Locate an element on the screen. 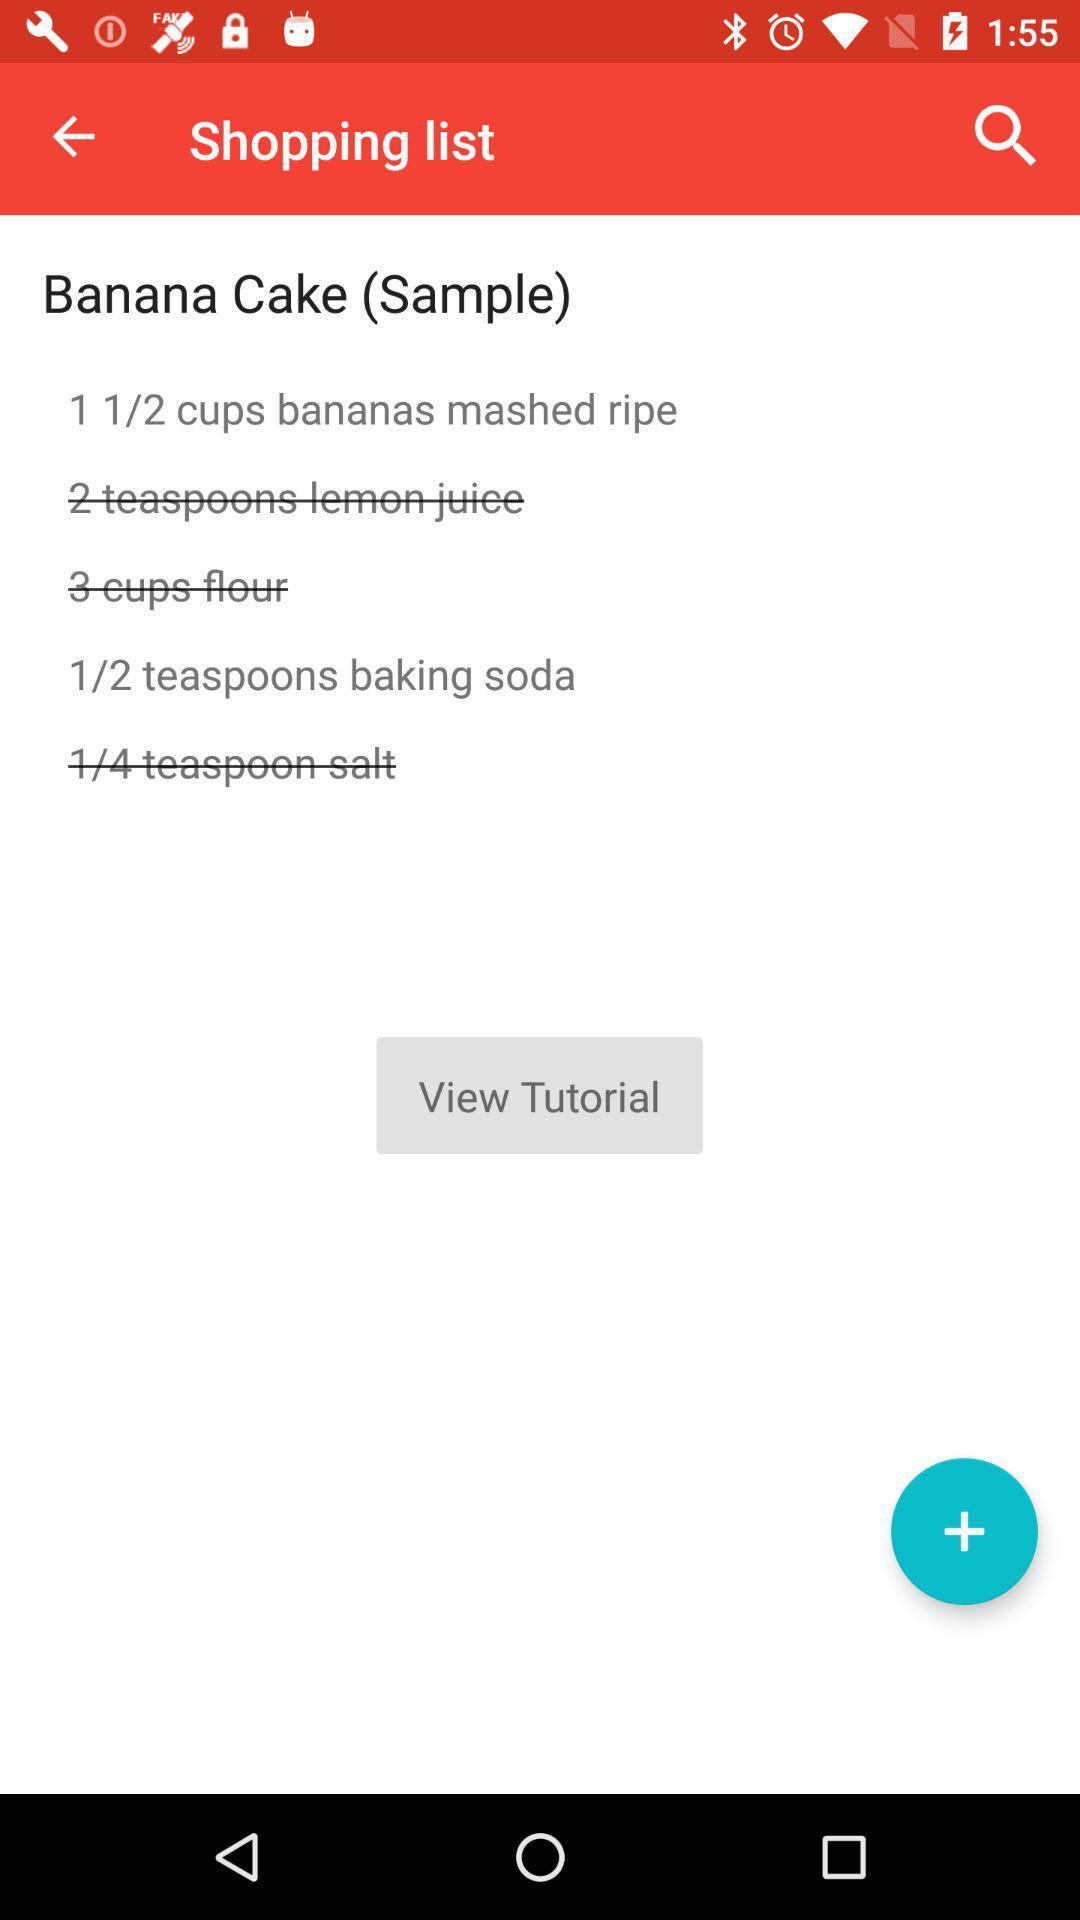 Image resolution: width=1080 pixels, height=1920 pixels. the icon to the left of the shopping list is located at coordinates (72, 135).